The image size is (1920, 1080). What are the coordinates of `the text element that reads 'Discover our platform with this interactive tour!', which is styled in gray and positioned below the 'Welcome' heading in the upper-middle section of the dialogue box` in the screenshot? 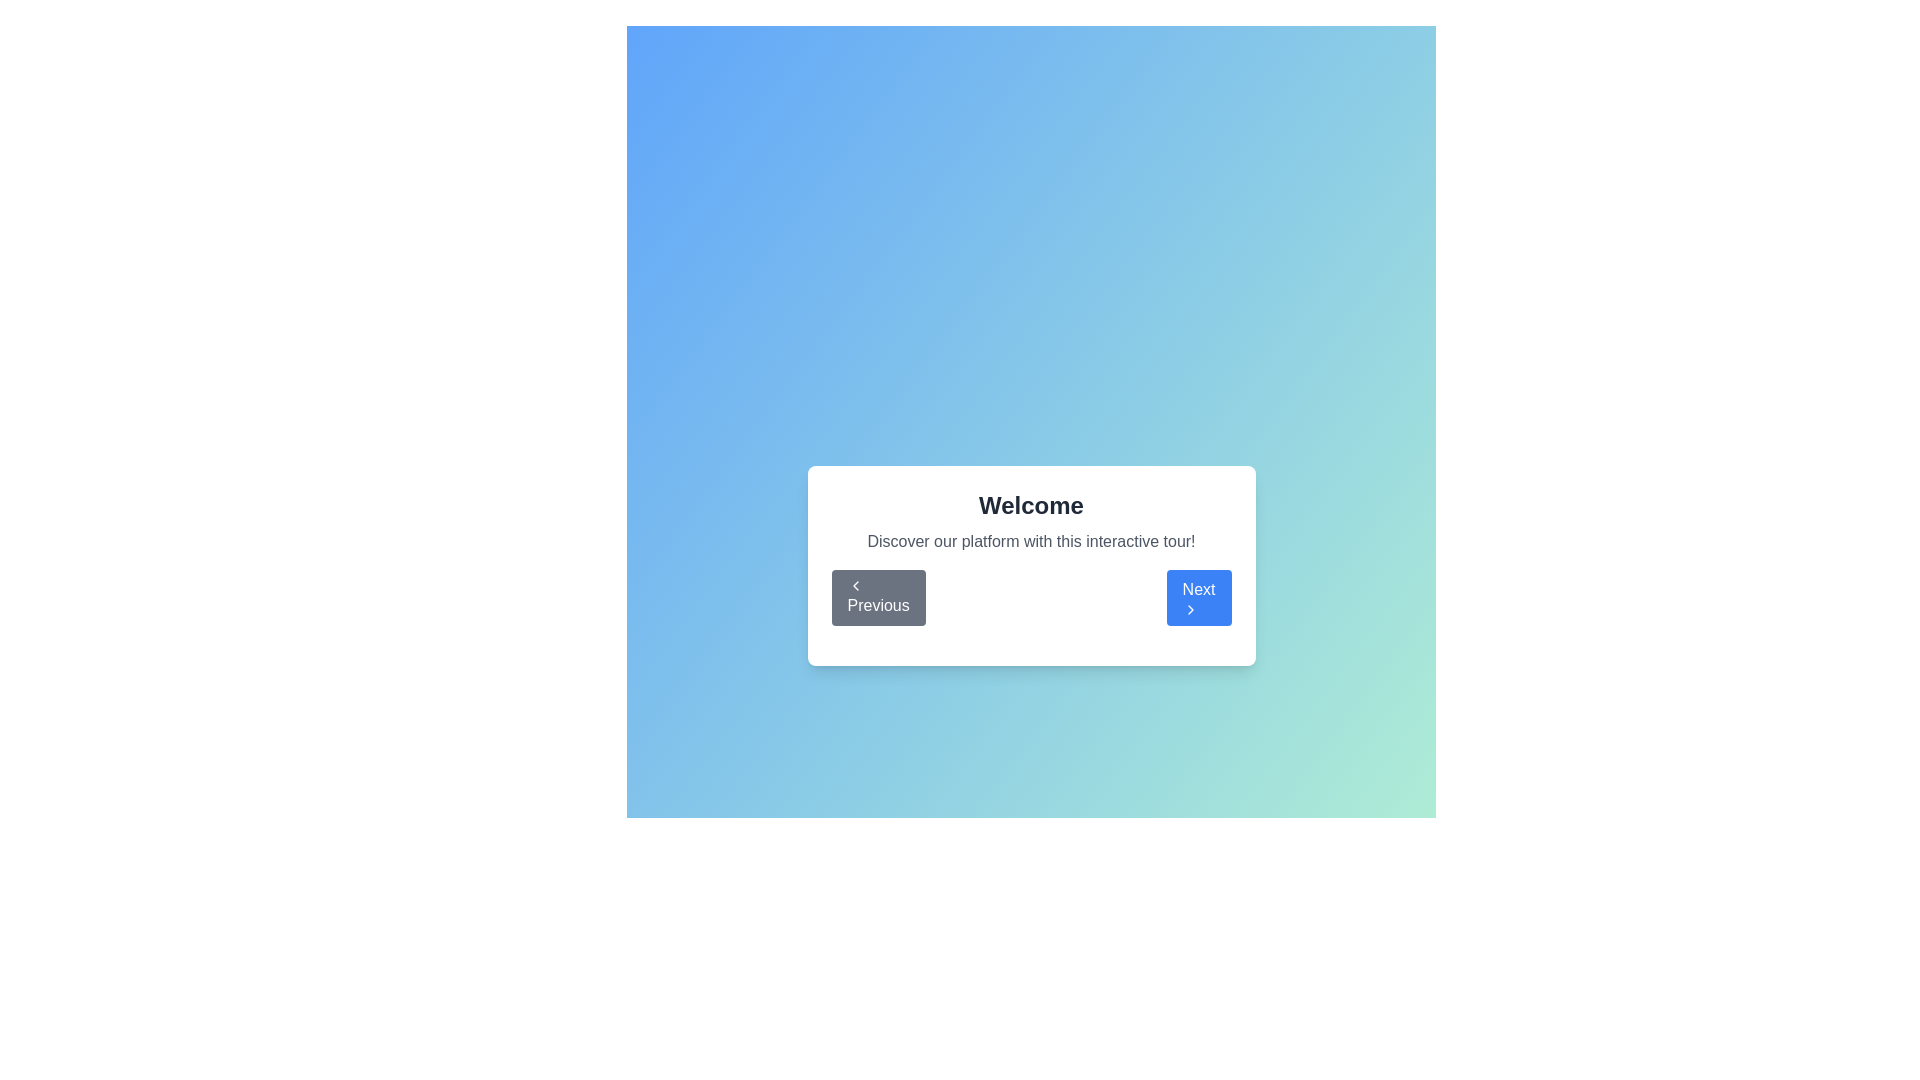 It's located at (1031, 542).